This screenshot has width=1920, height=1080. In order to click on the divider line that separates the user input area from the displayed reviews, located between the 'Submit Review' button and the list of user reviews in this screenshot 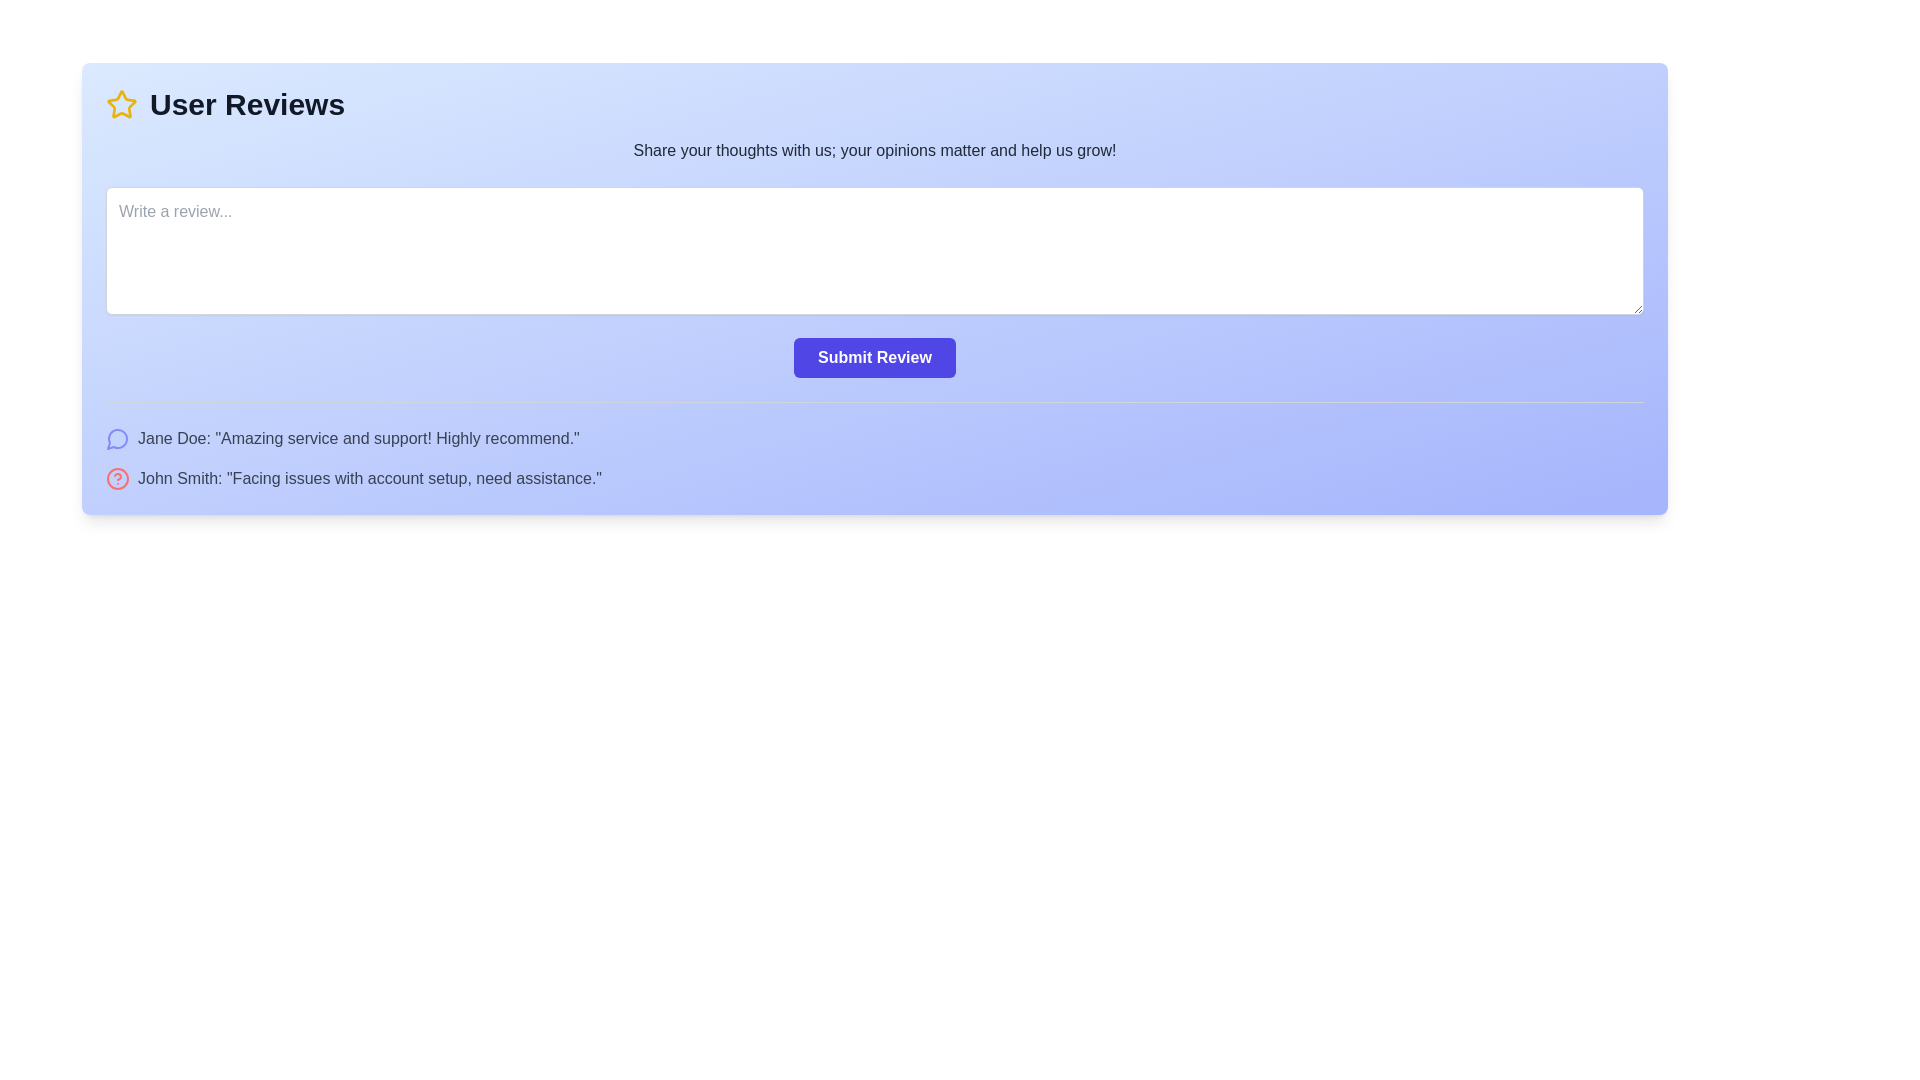, I will do `click(874, 402)`.